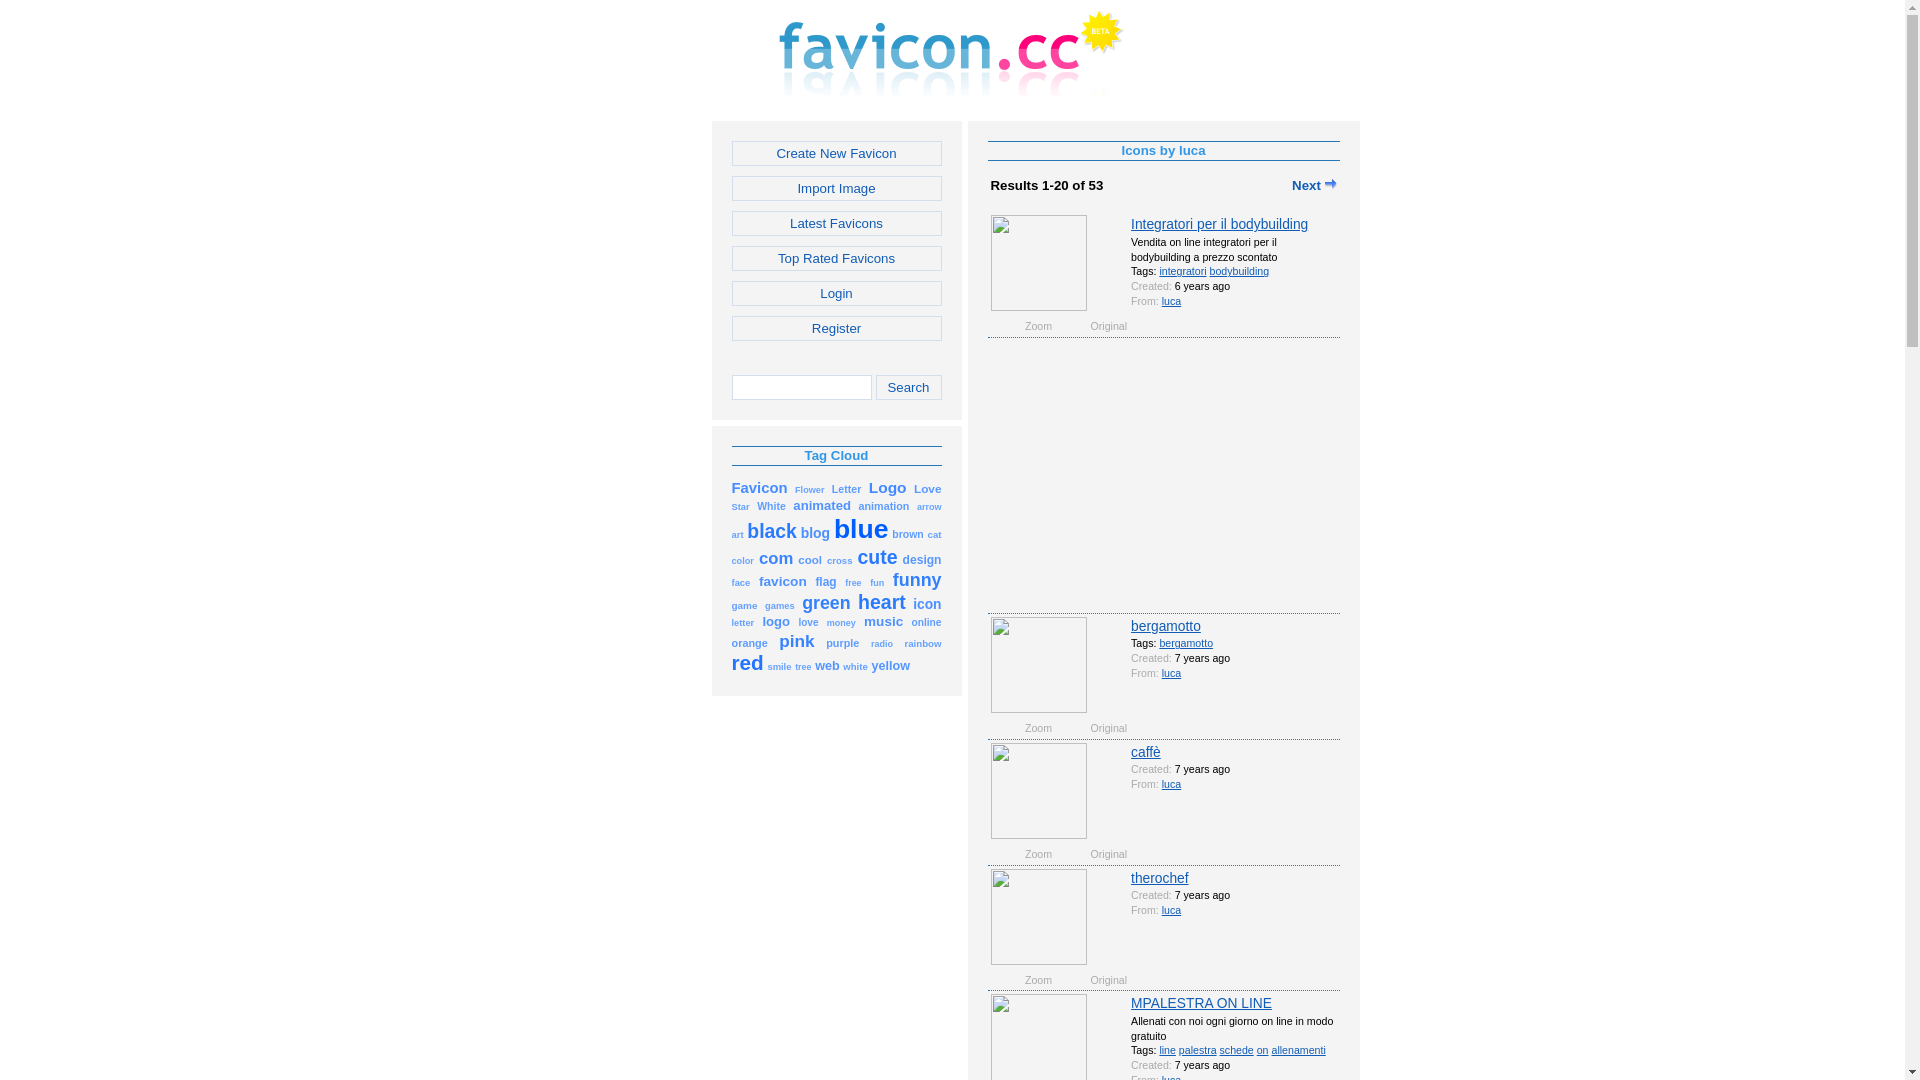 The height and width of the screenshot is (1080, 1920). I want to click on 'Star', so click(739, 504).